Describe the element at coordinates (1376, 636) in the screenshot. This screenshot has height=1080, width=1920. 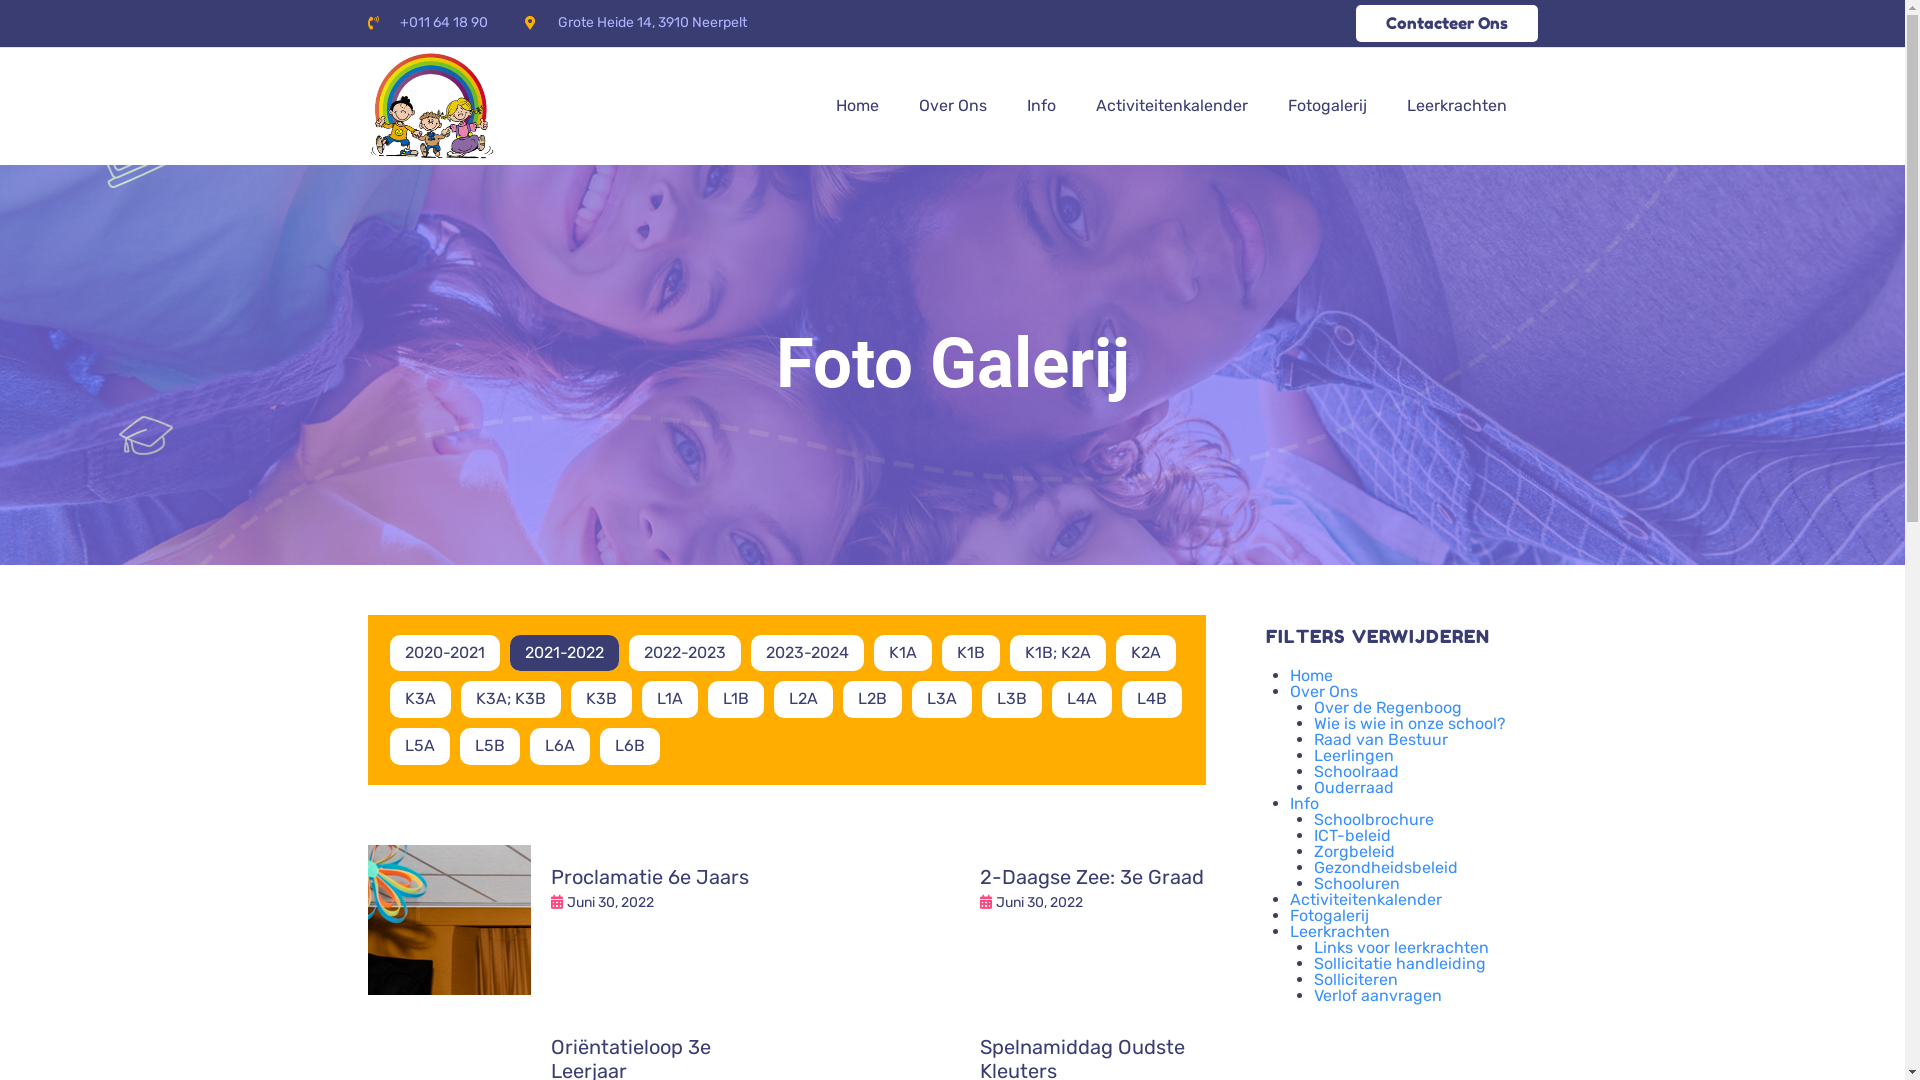
I see `'FILTERS VERWIJDEREN'` at that location.